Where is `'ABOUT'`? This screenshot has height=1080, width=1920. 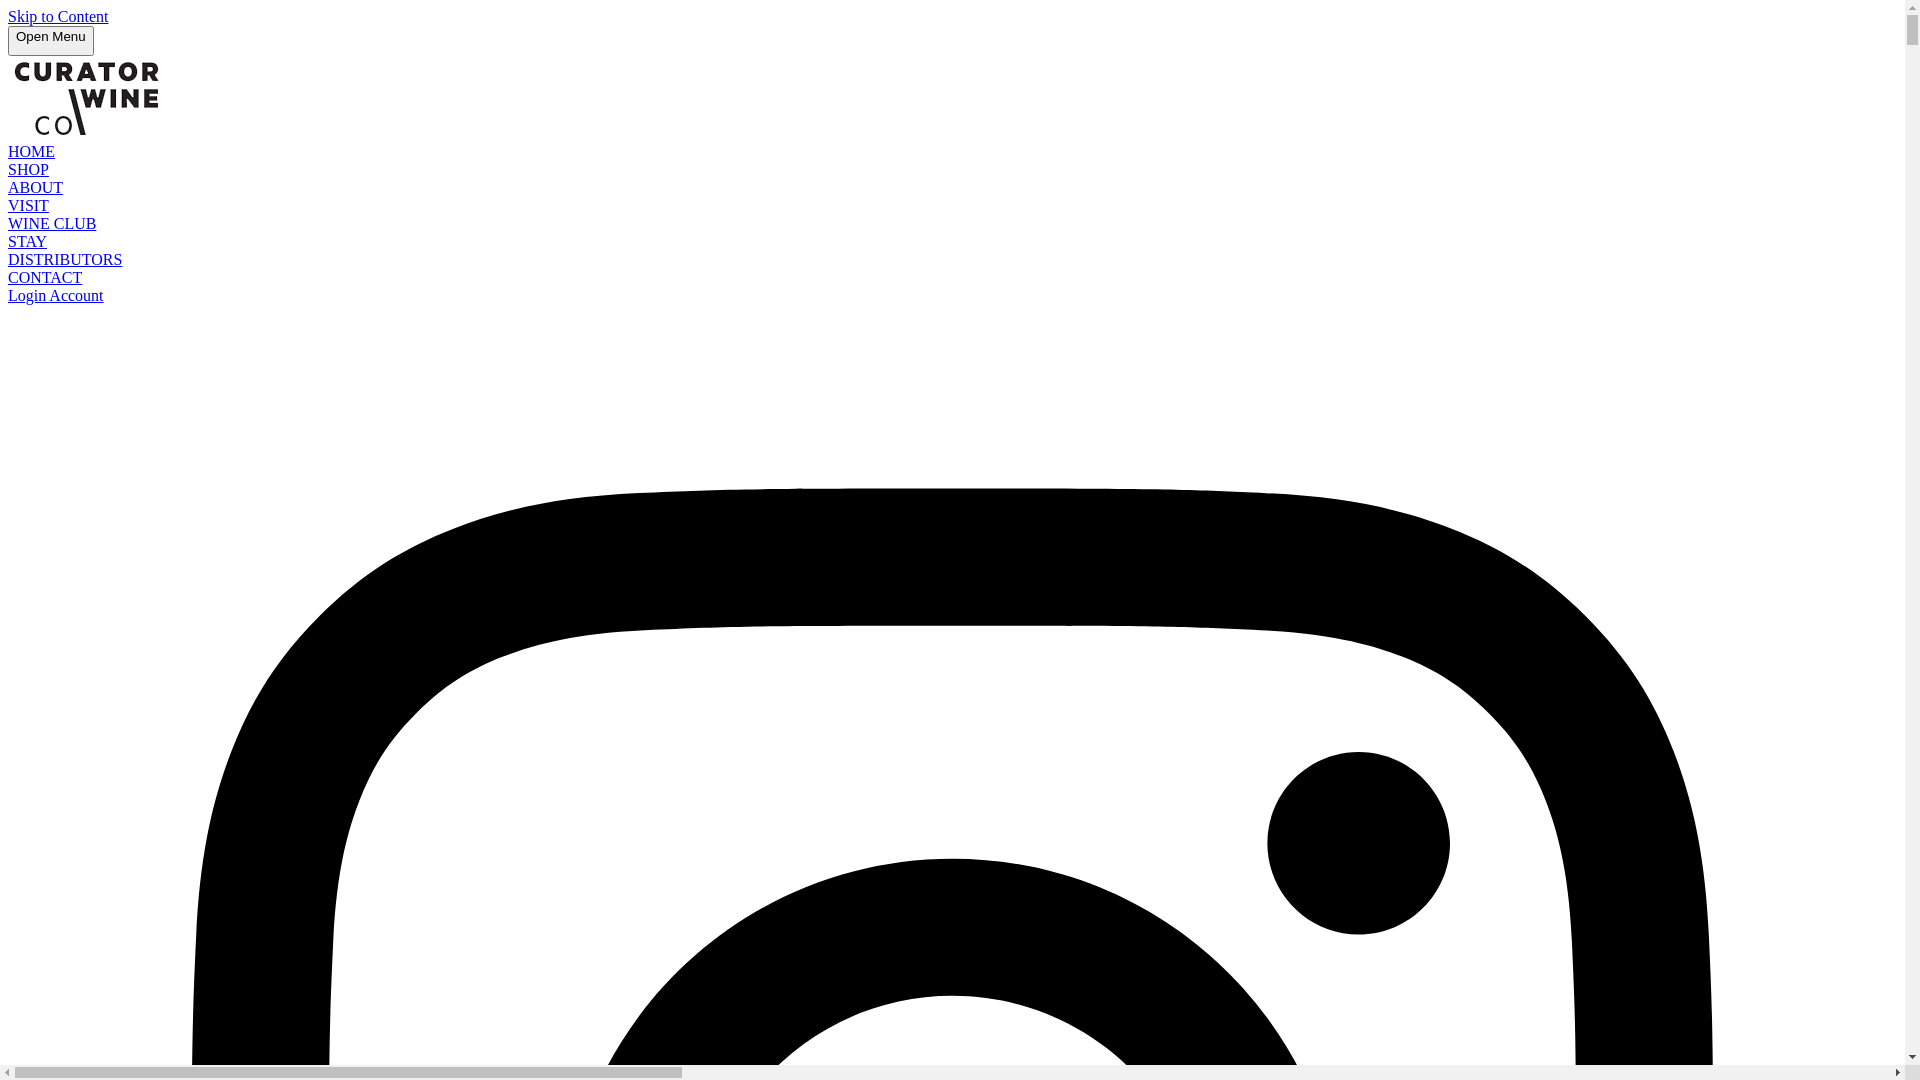 'ABOUT' is located at coordinates (35, 187).